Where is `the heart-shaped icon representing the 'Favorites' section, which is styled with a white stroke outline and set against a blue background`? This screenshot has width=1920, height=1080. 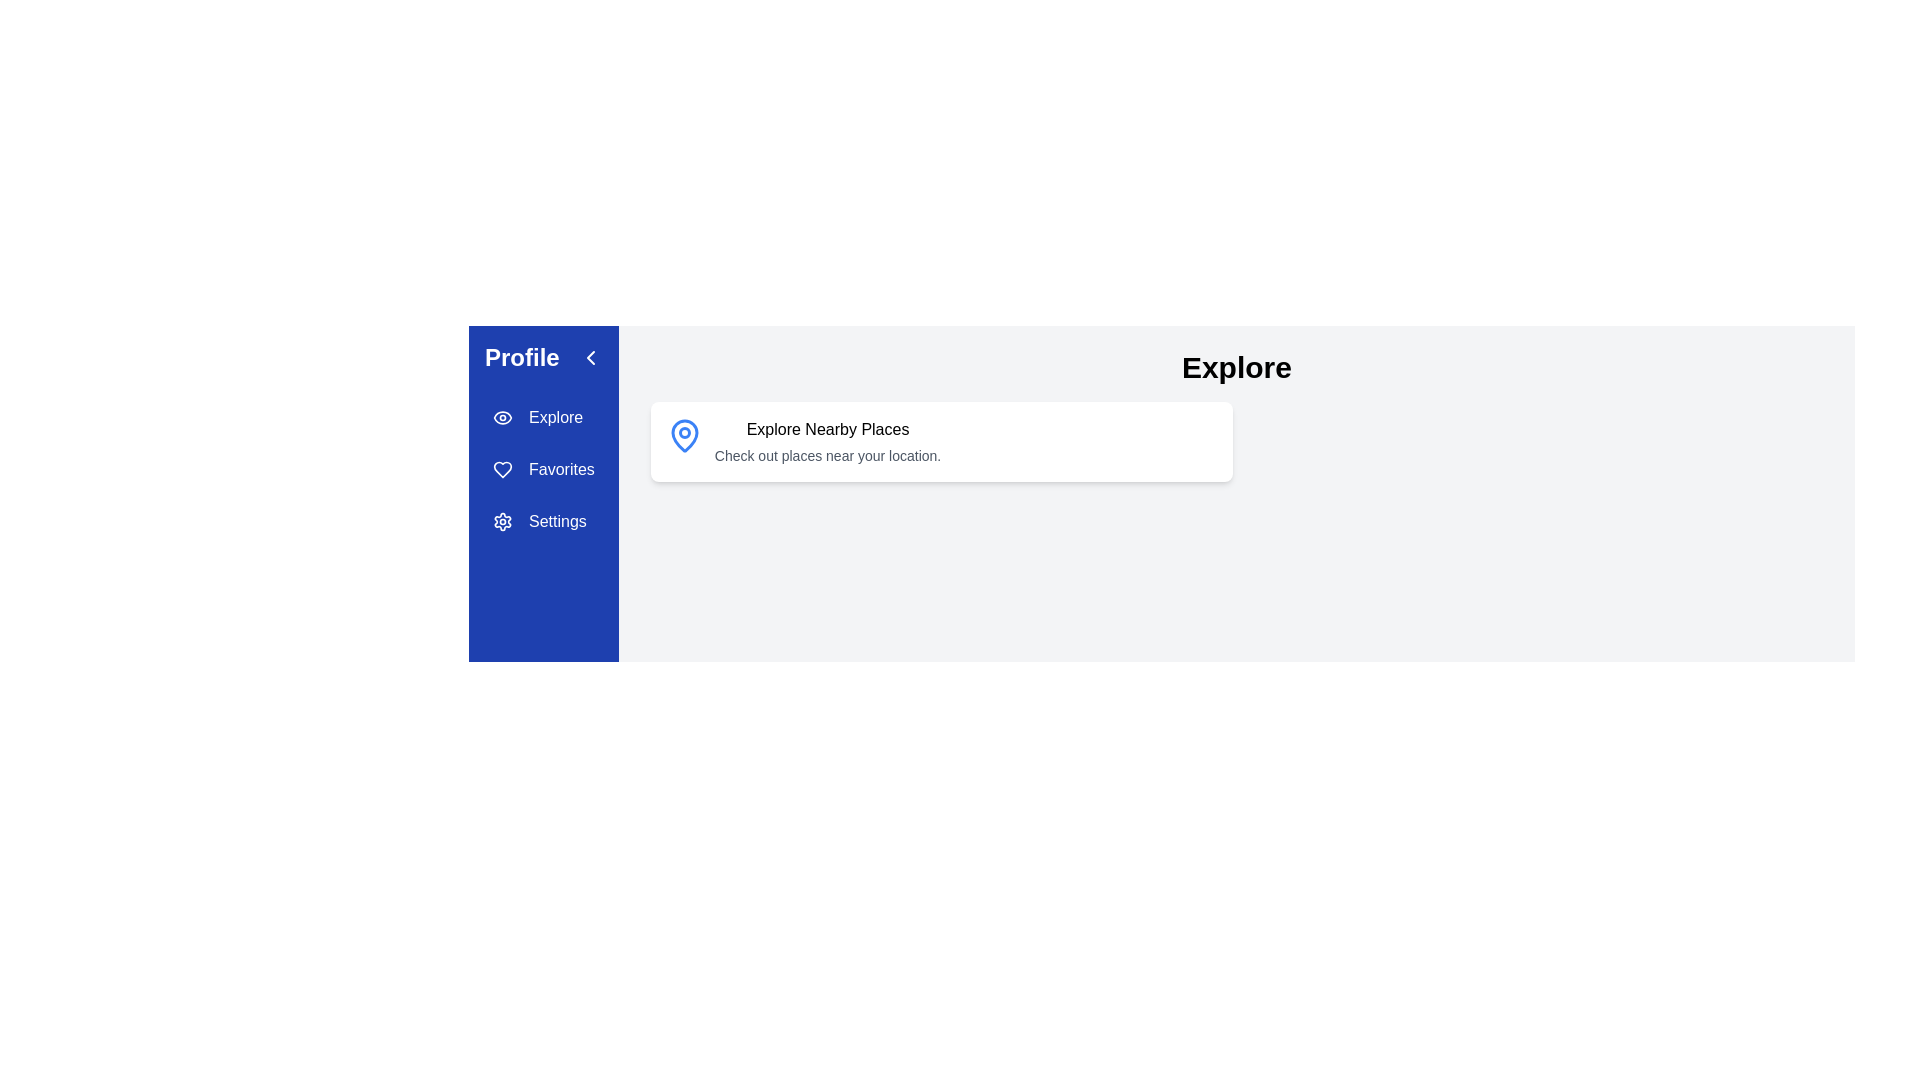
the heart-shaped icon representing the 'Favorites' section, which is styled with a white stroke outline and set against a blue background is located at coordinates (503, 470).